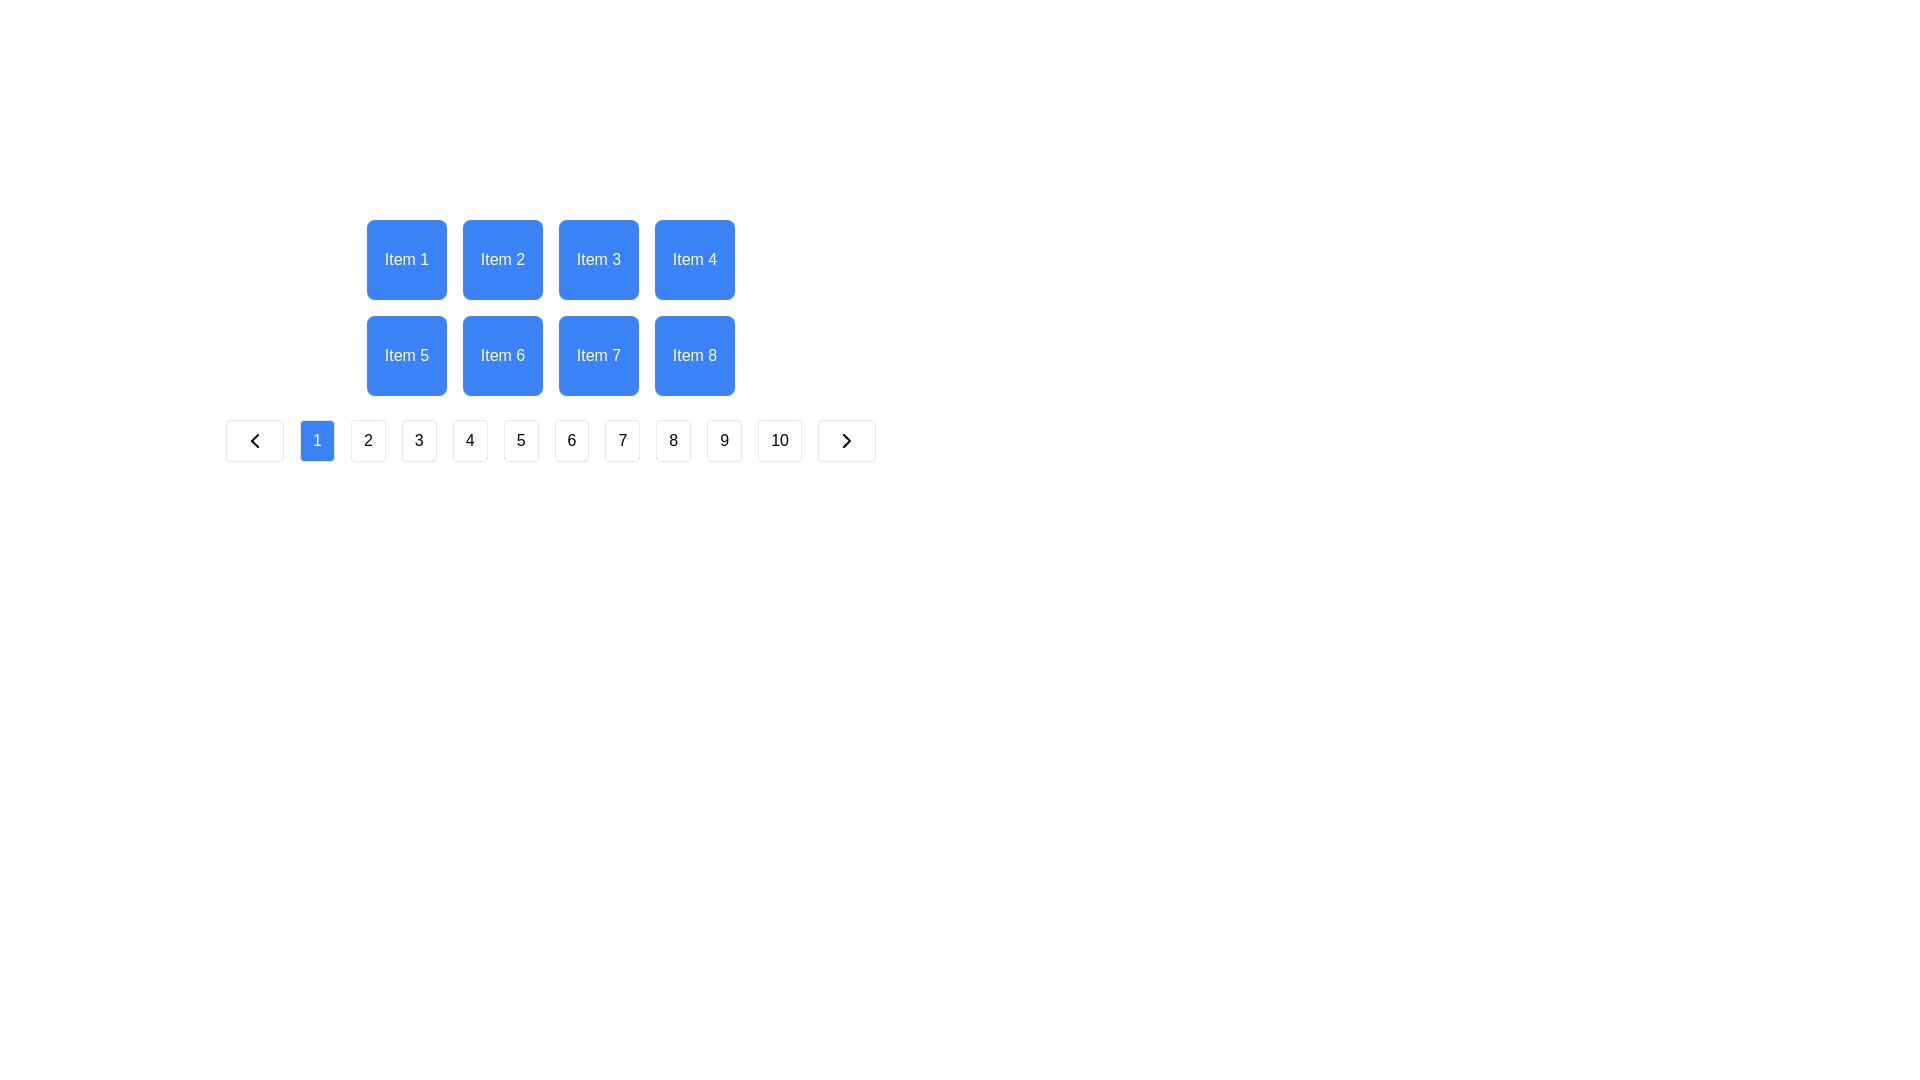 The image size is (1920, 1080). What do you see at coordinates (695, 354) in the screenshot?
I see `the blue square button with rounded corners labeled 'Item 8' located in the fourth position of the second row in a 4x2 grid layout` at bounding box center [695, 354].